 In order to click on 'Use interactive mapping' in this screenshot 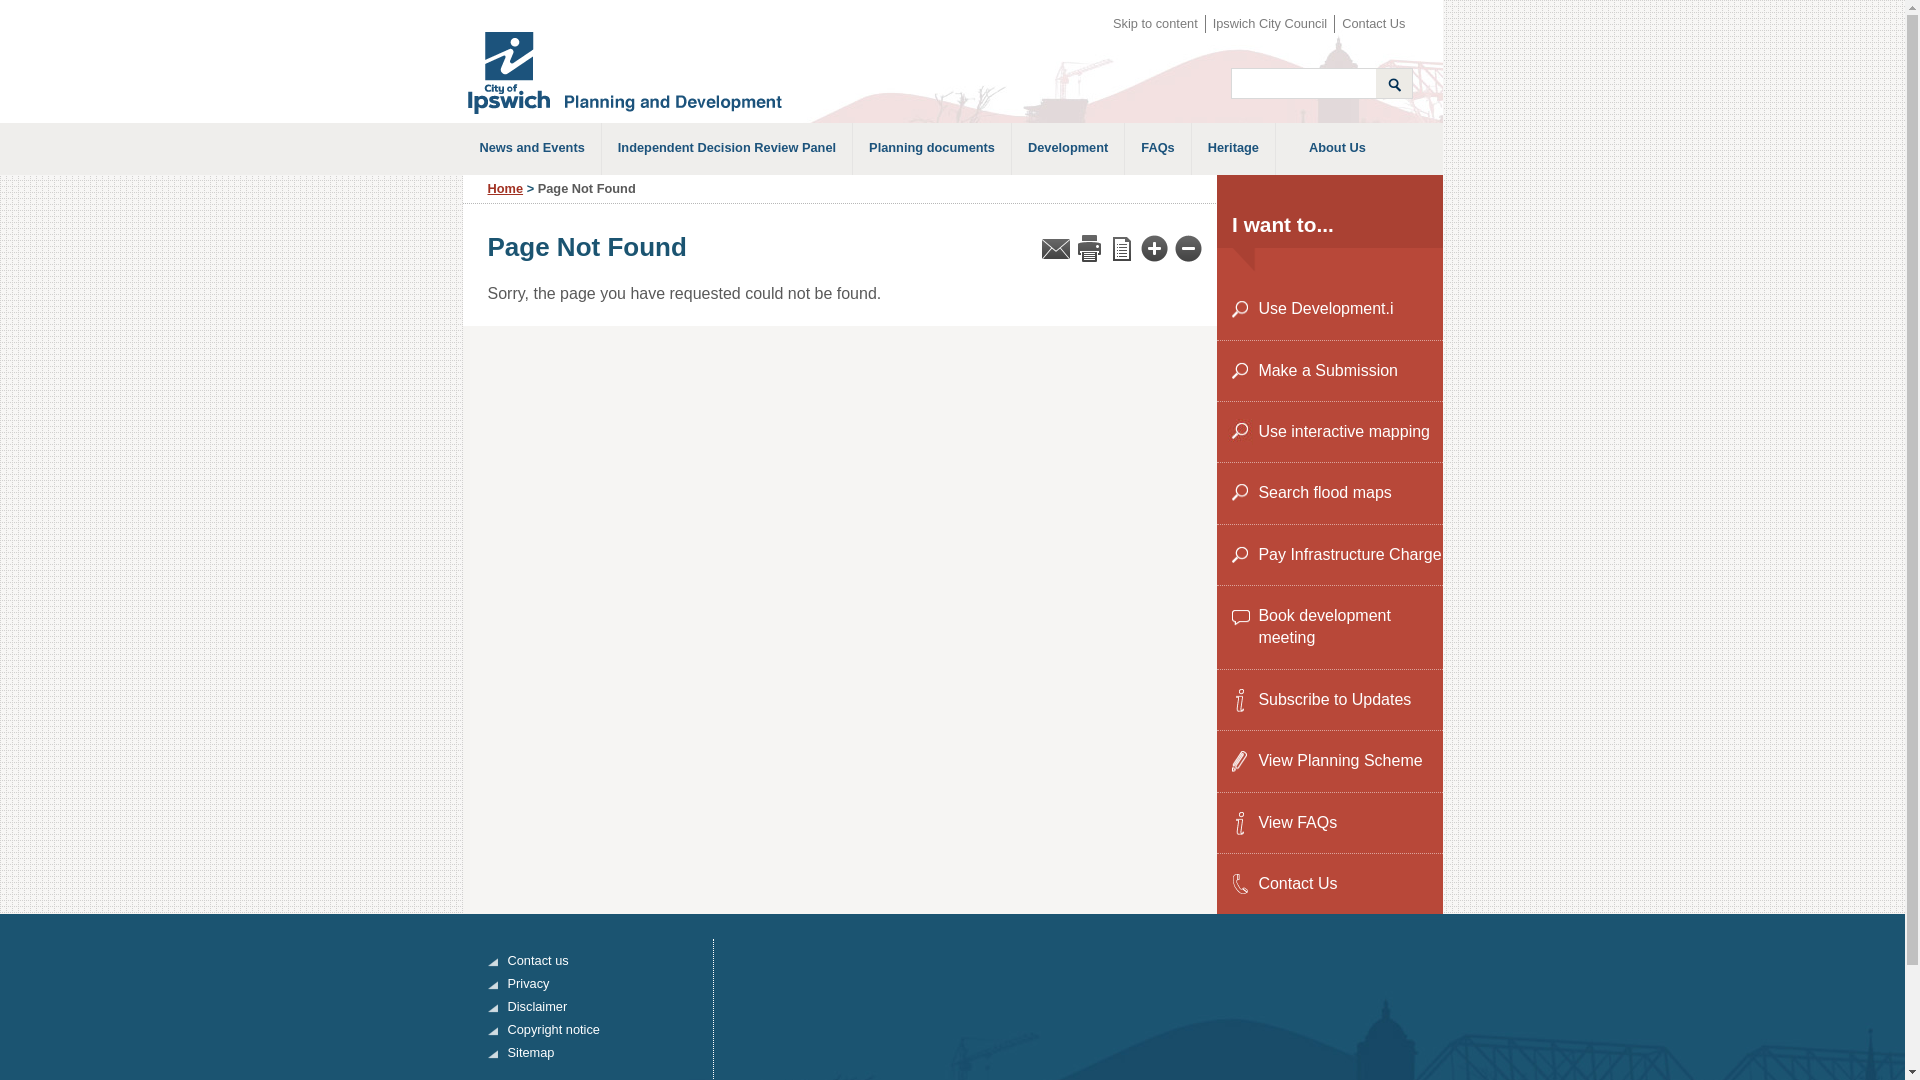, I will do `click(1227, 431)`.